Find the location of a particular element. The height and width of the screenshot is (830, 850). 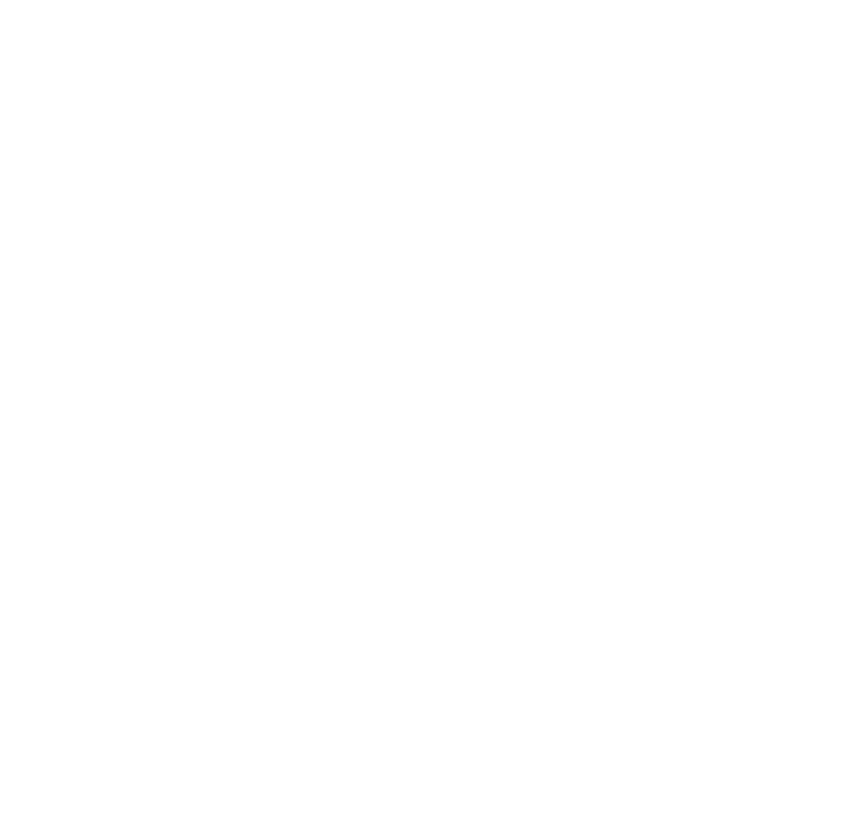

'The' is located at coordinates (124, 802).